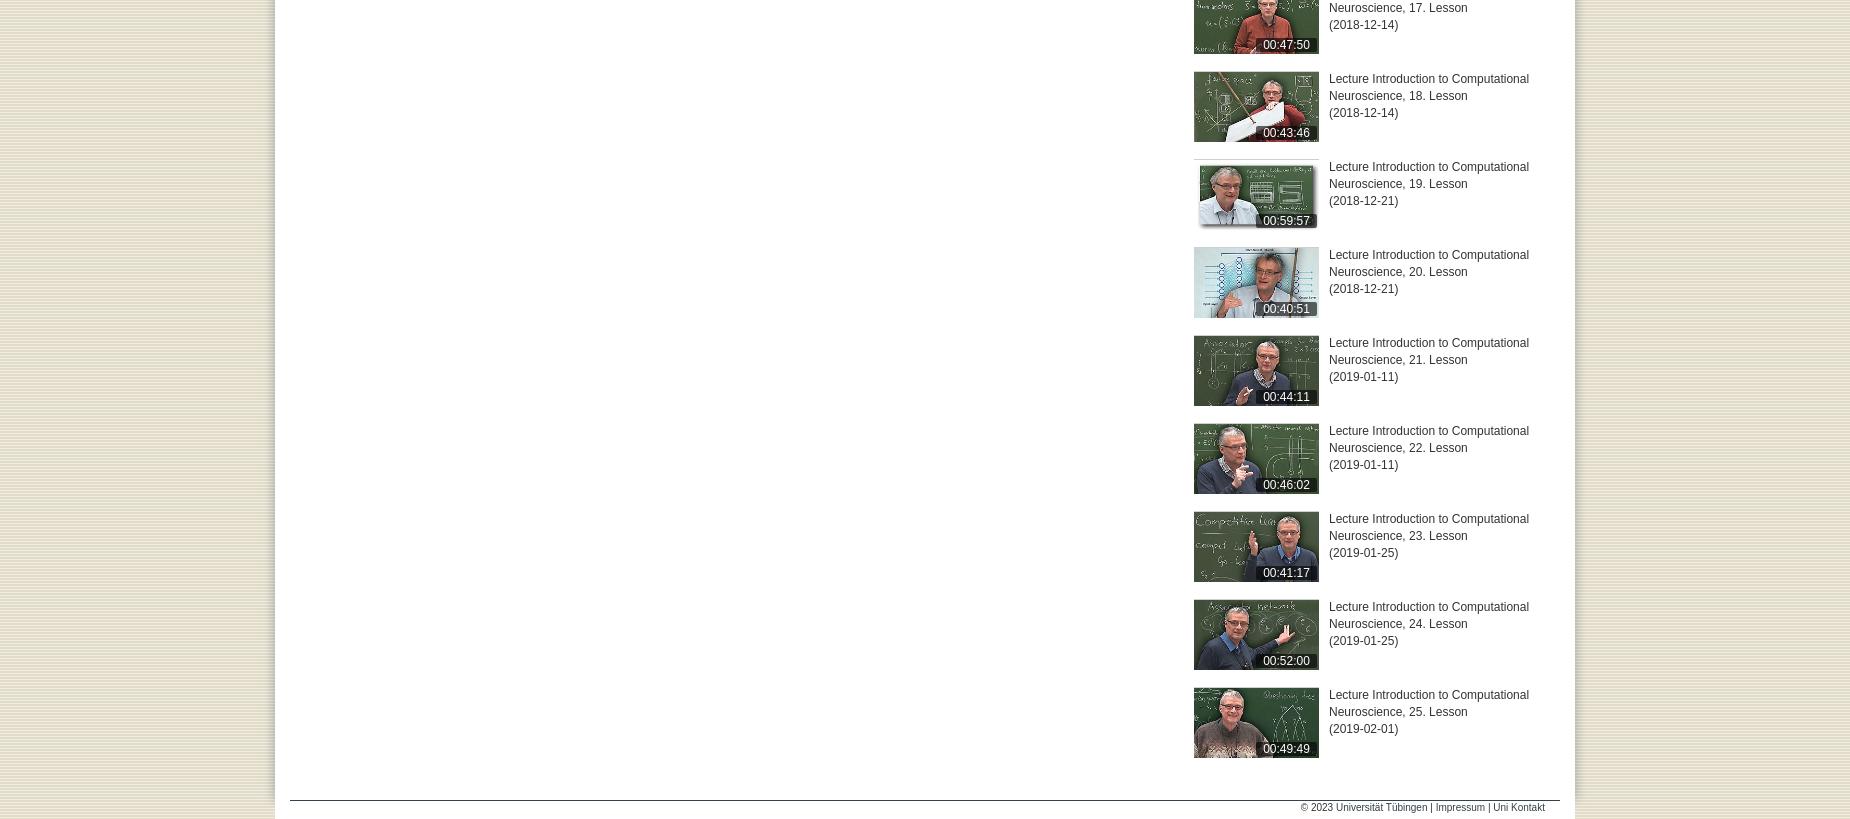  What do you see at coordinates (1284, 219) in the screenshot?
I see `'00:59:57'` at bounding box center [1284, 219].